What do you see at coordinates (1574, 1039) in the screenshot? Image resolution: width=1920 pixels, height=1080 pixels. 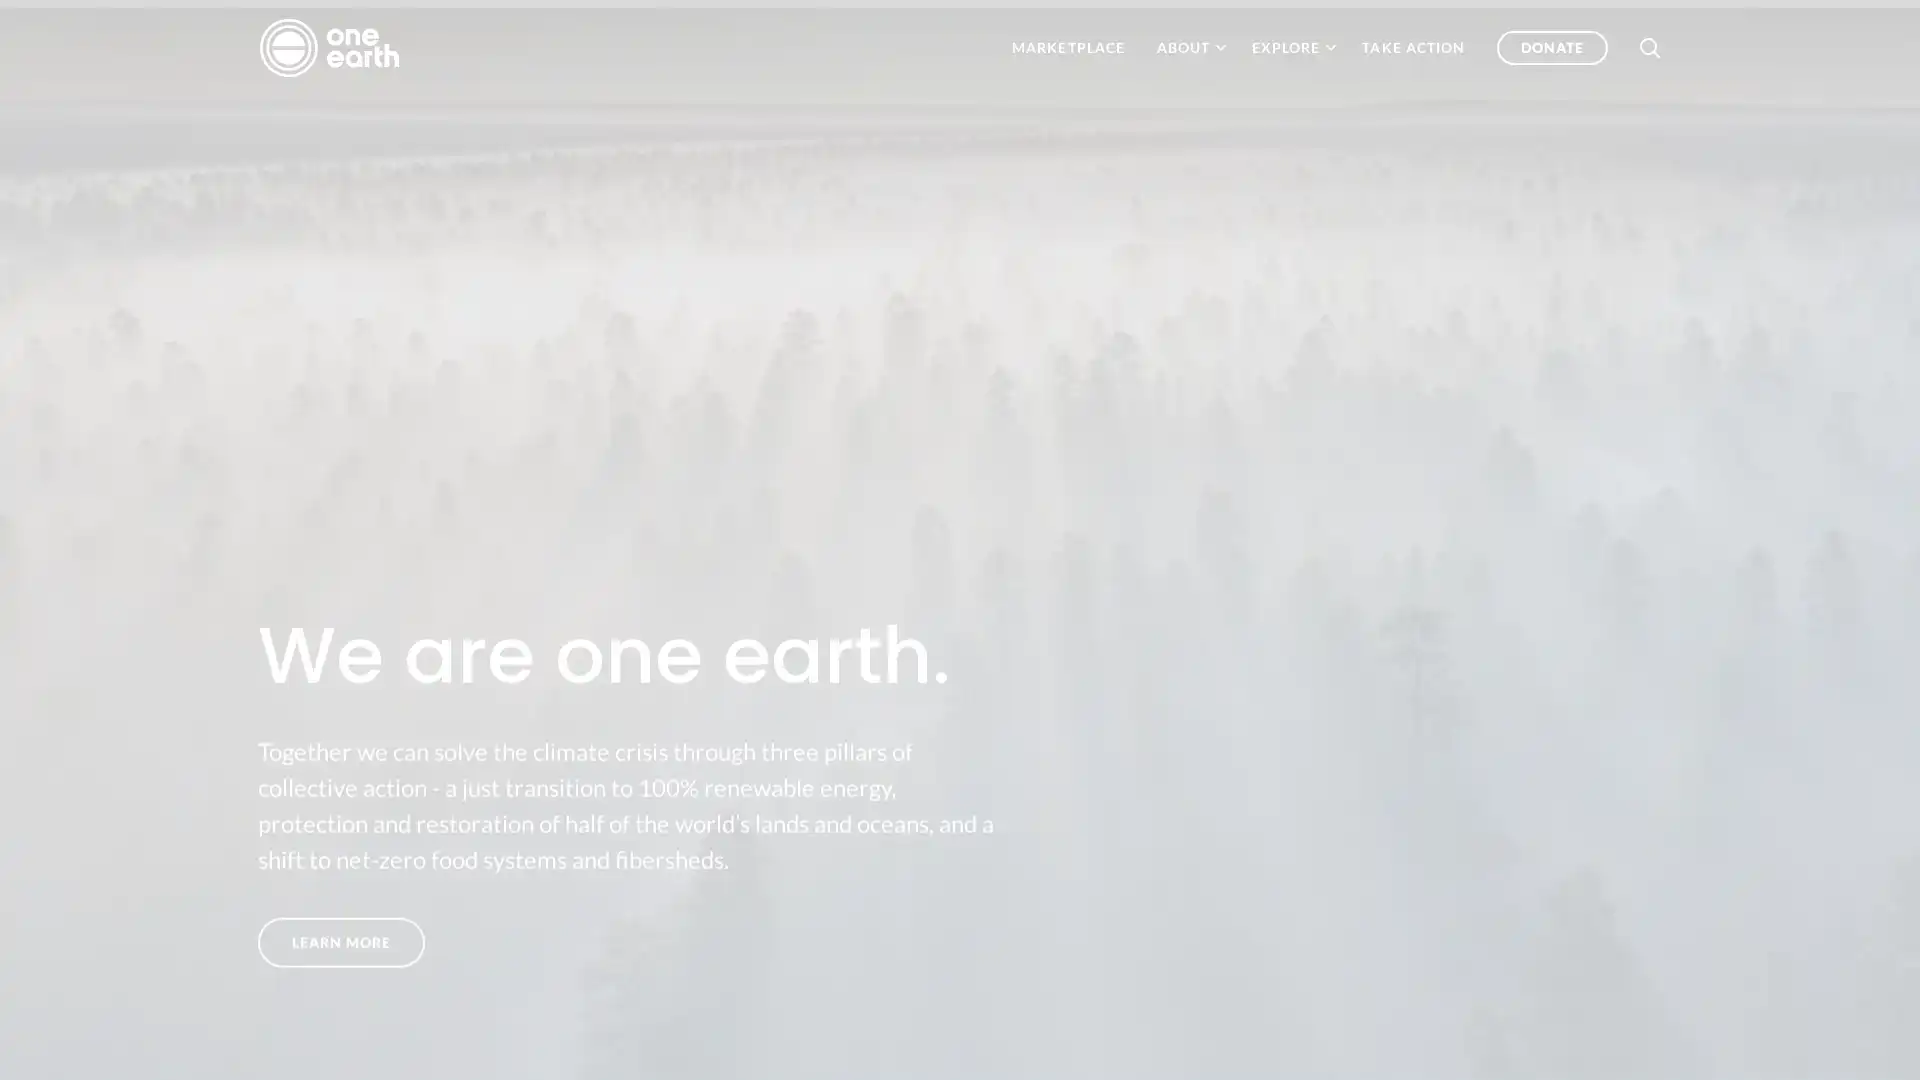 I see `Customize` at bounding box center [1574, 1039].